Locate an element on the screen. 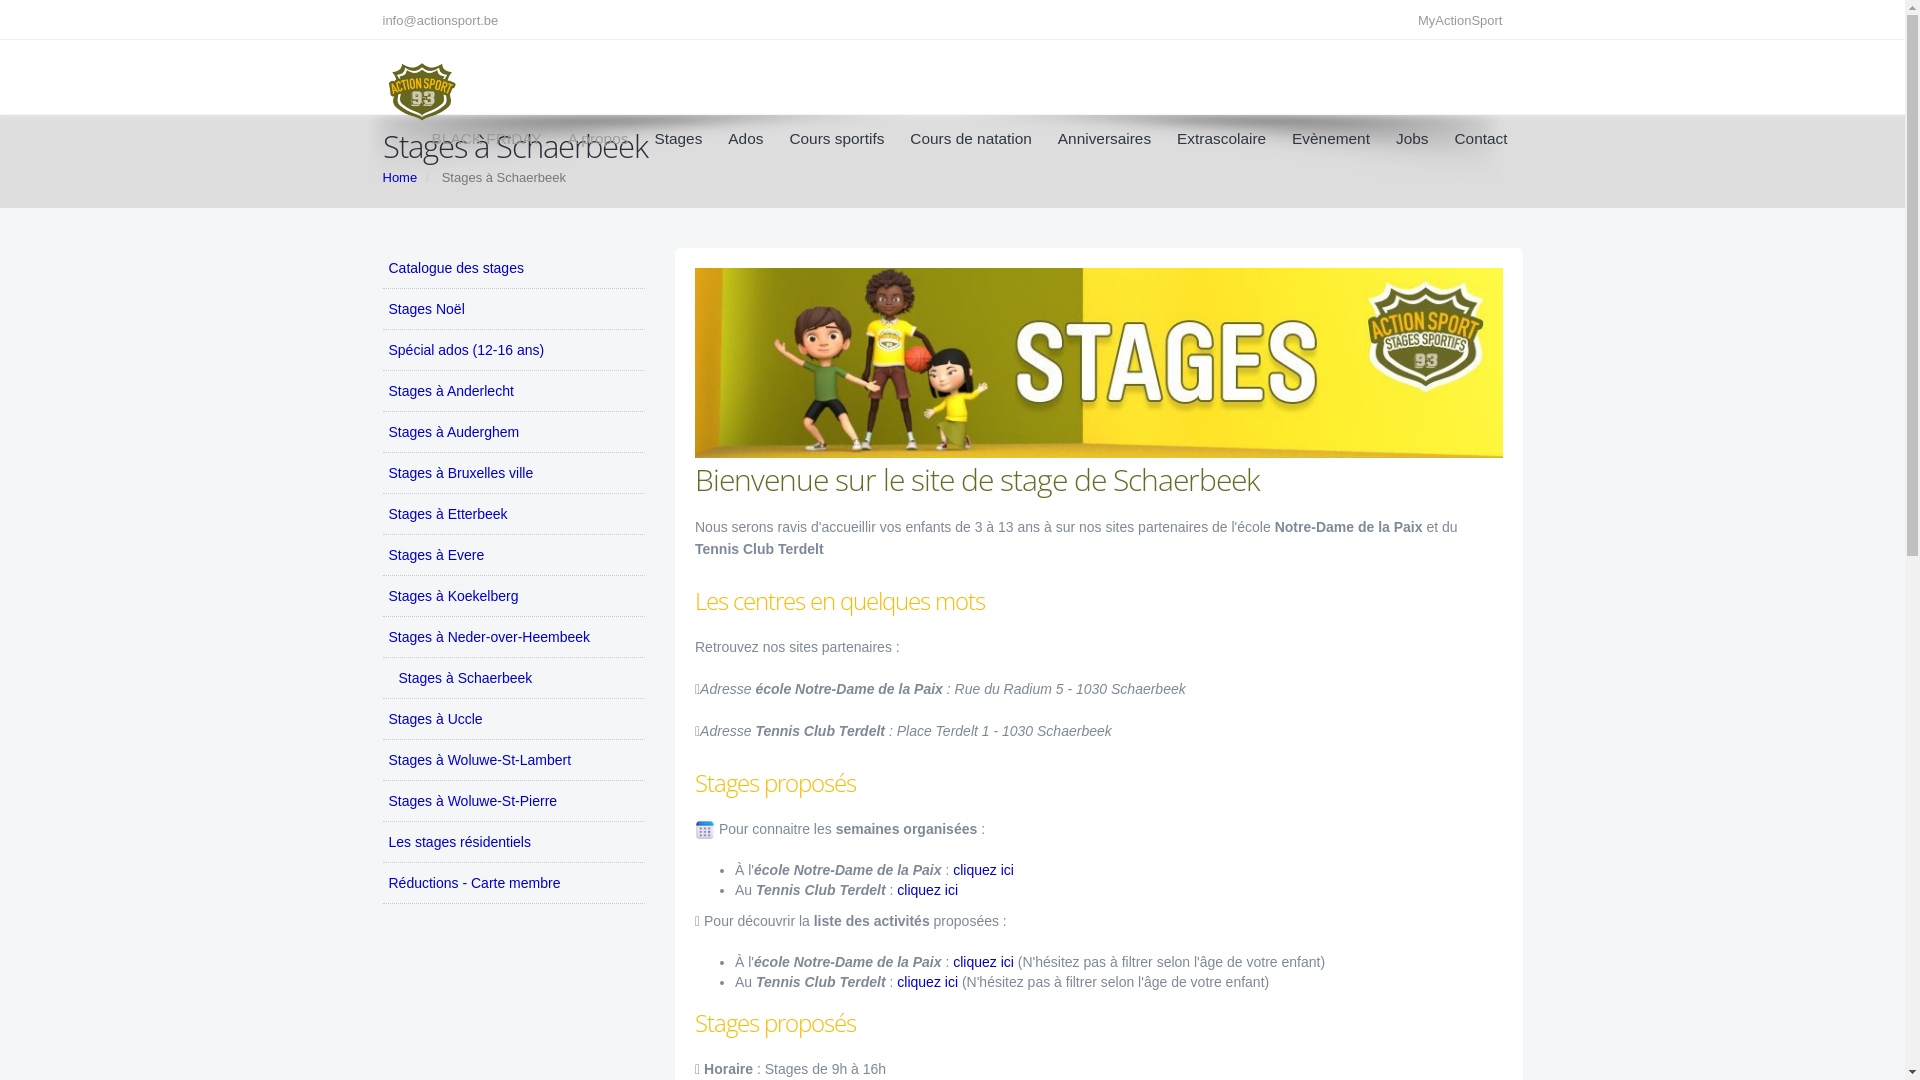 The width and height of the screenshot is (1920, 1080). 'Anniversaires' is located at coordinates (1103, 137).